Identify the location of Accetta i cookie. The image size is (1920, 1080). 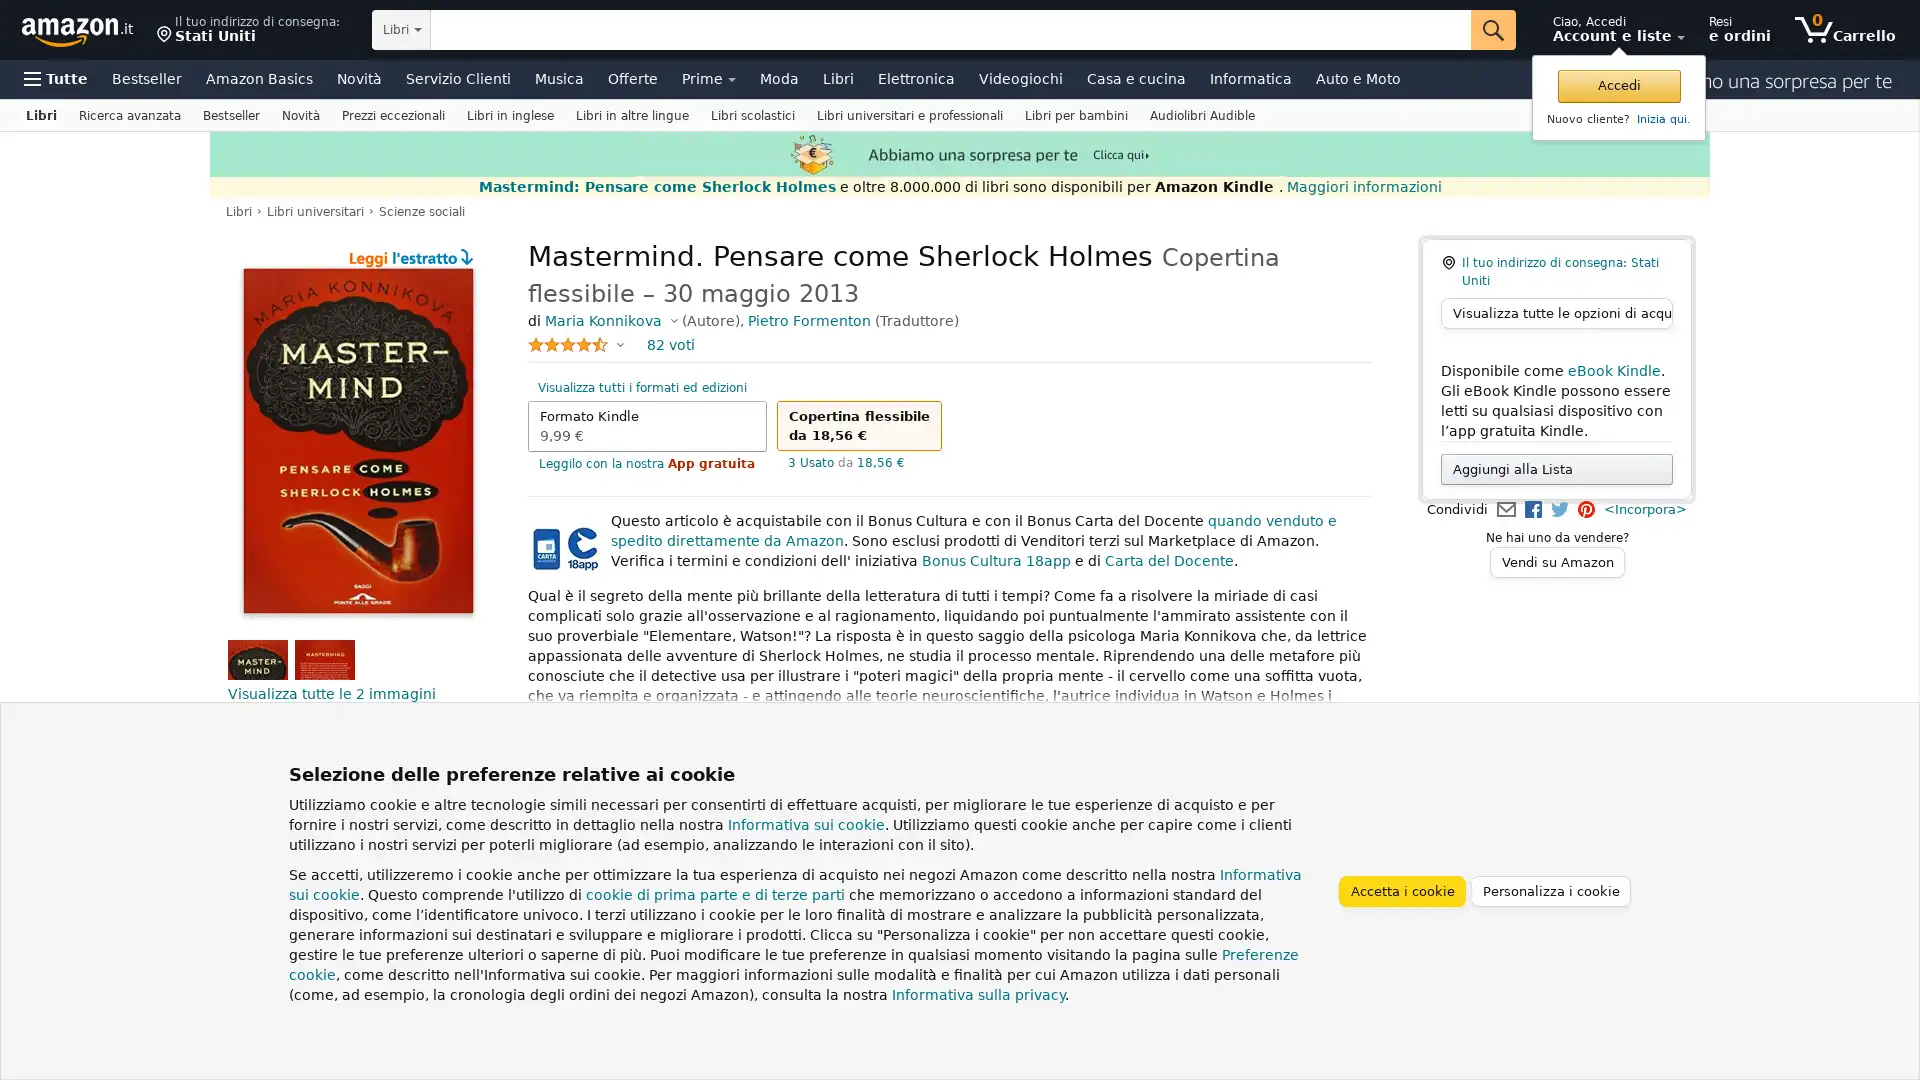
(1400, 889).